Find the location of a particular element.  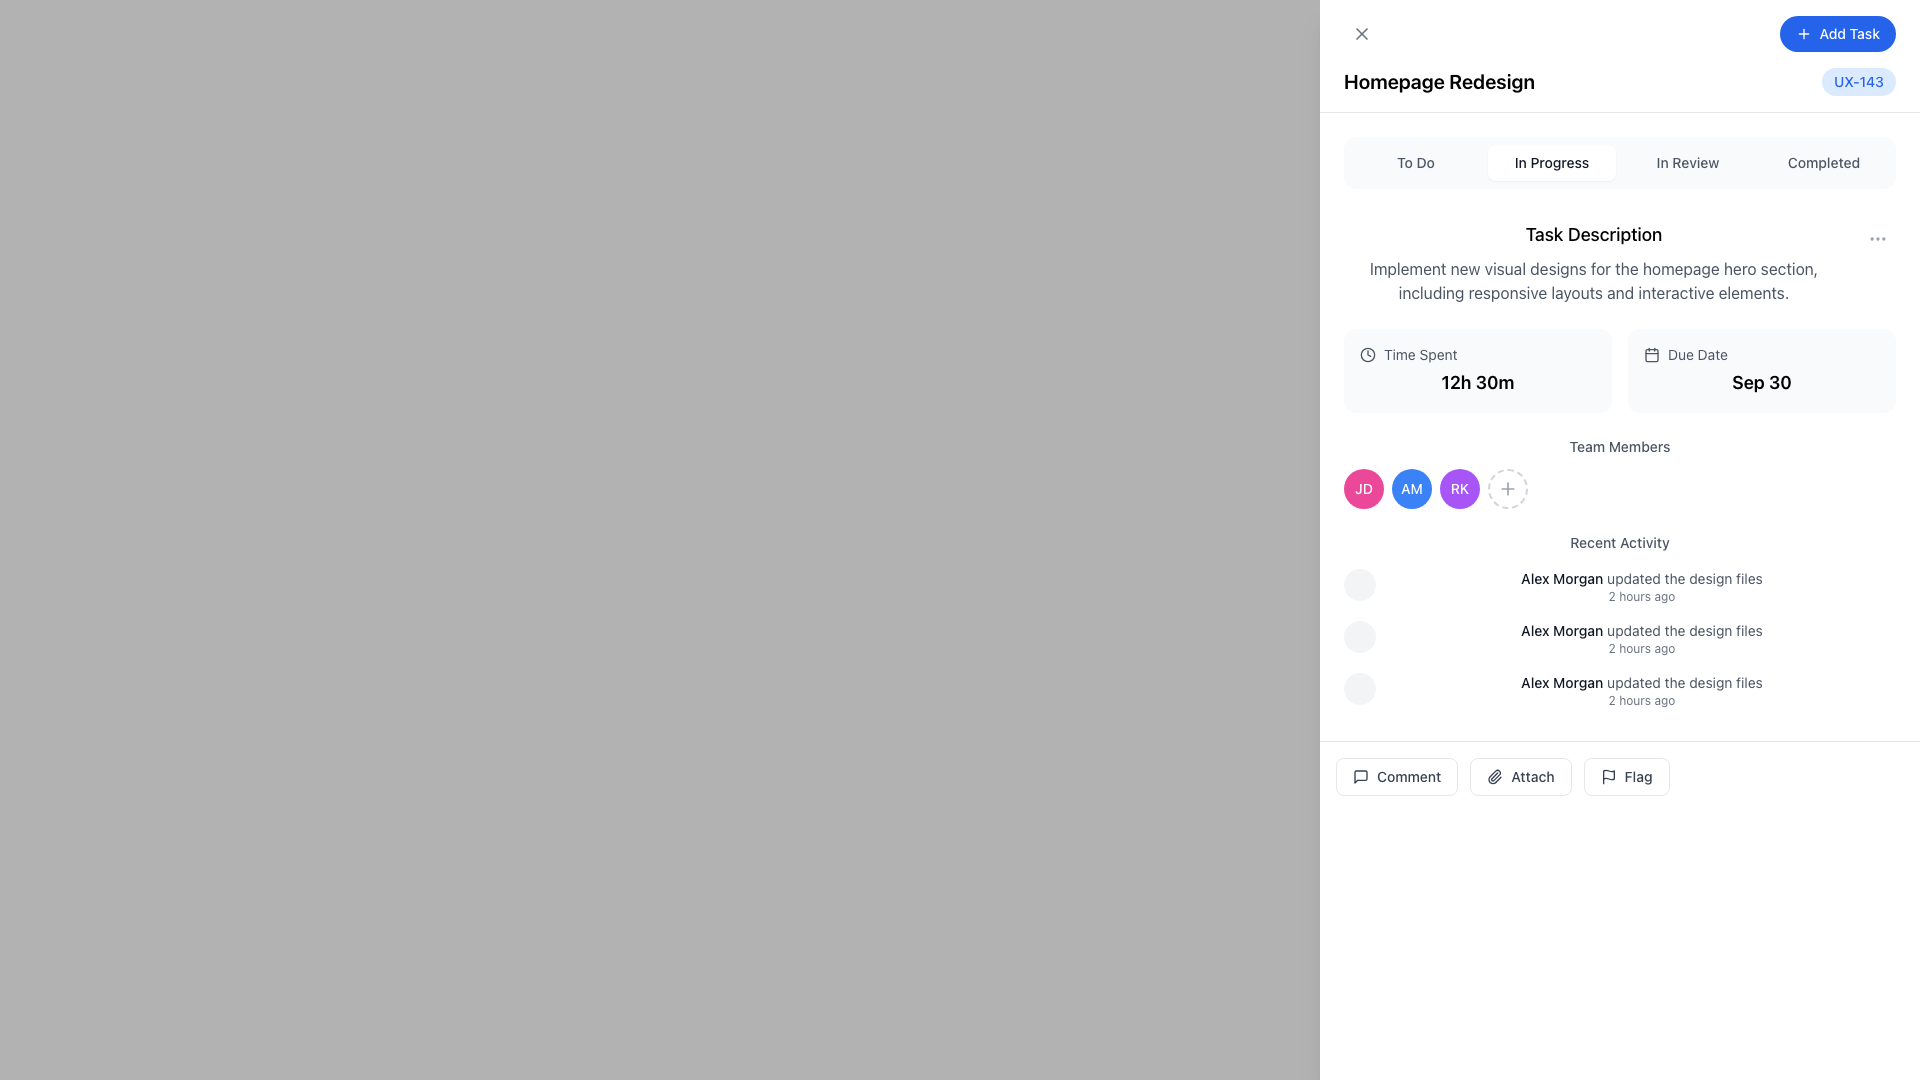

the paperclip icon within the 'Attach' button to initiate the attach action is located at coordinates (1495, 775).